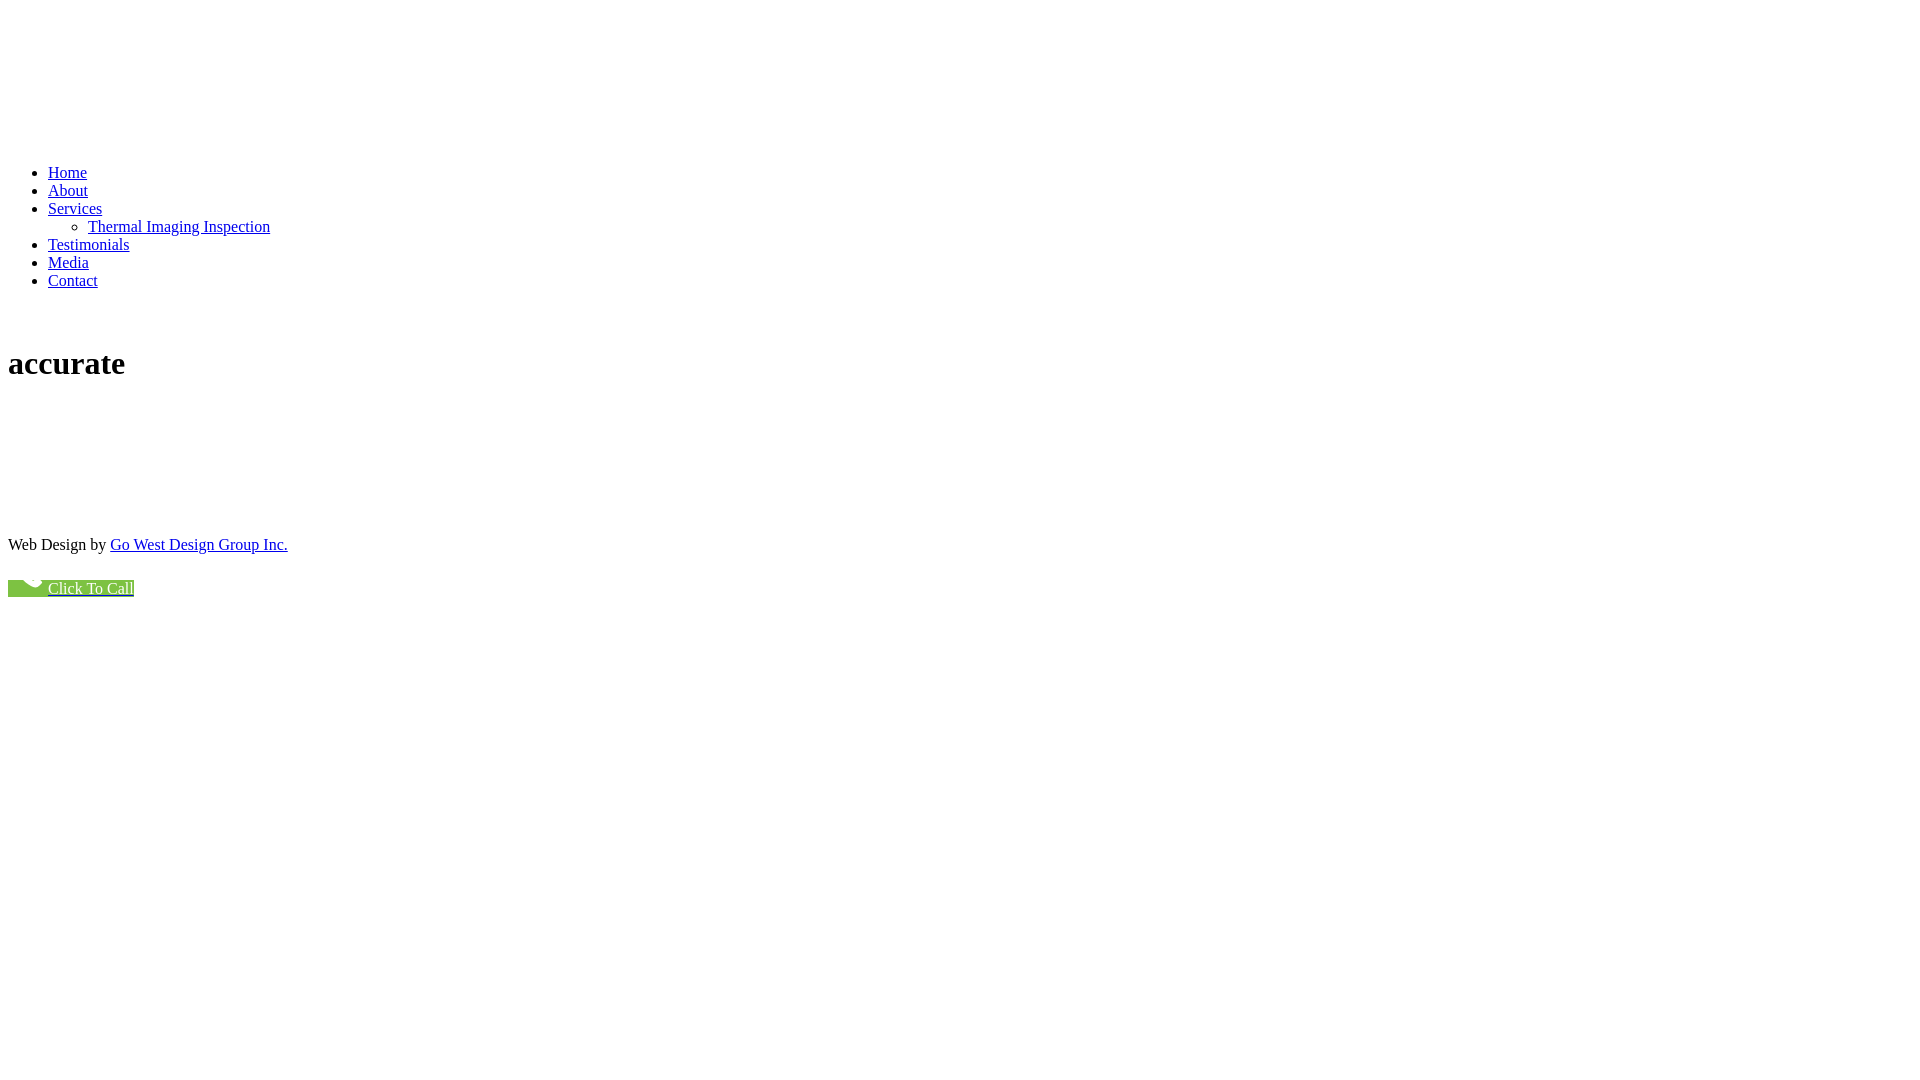 Image resolution: width=1920 pixels, height=1080 pixels. Describe the element at coordinates (67, 190) in the screenshot. I see `'About'` at that location.